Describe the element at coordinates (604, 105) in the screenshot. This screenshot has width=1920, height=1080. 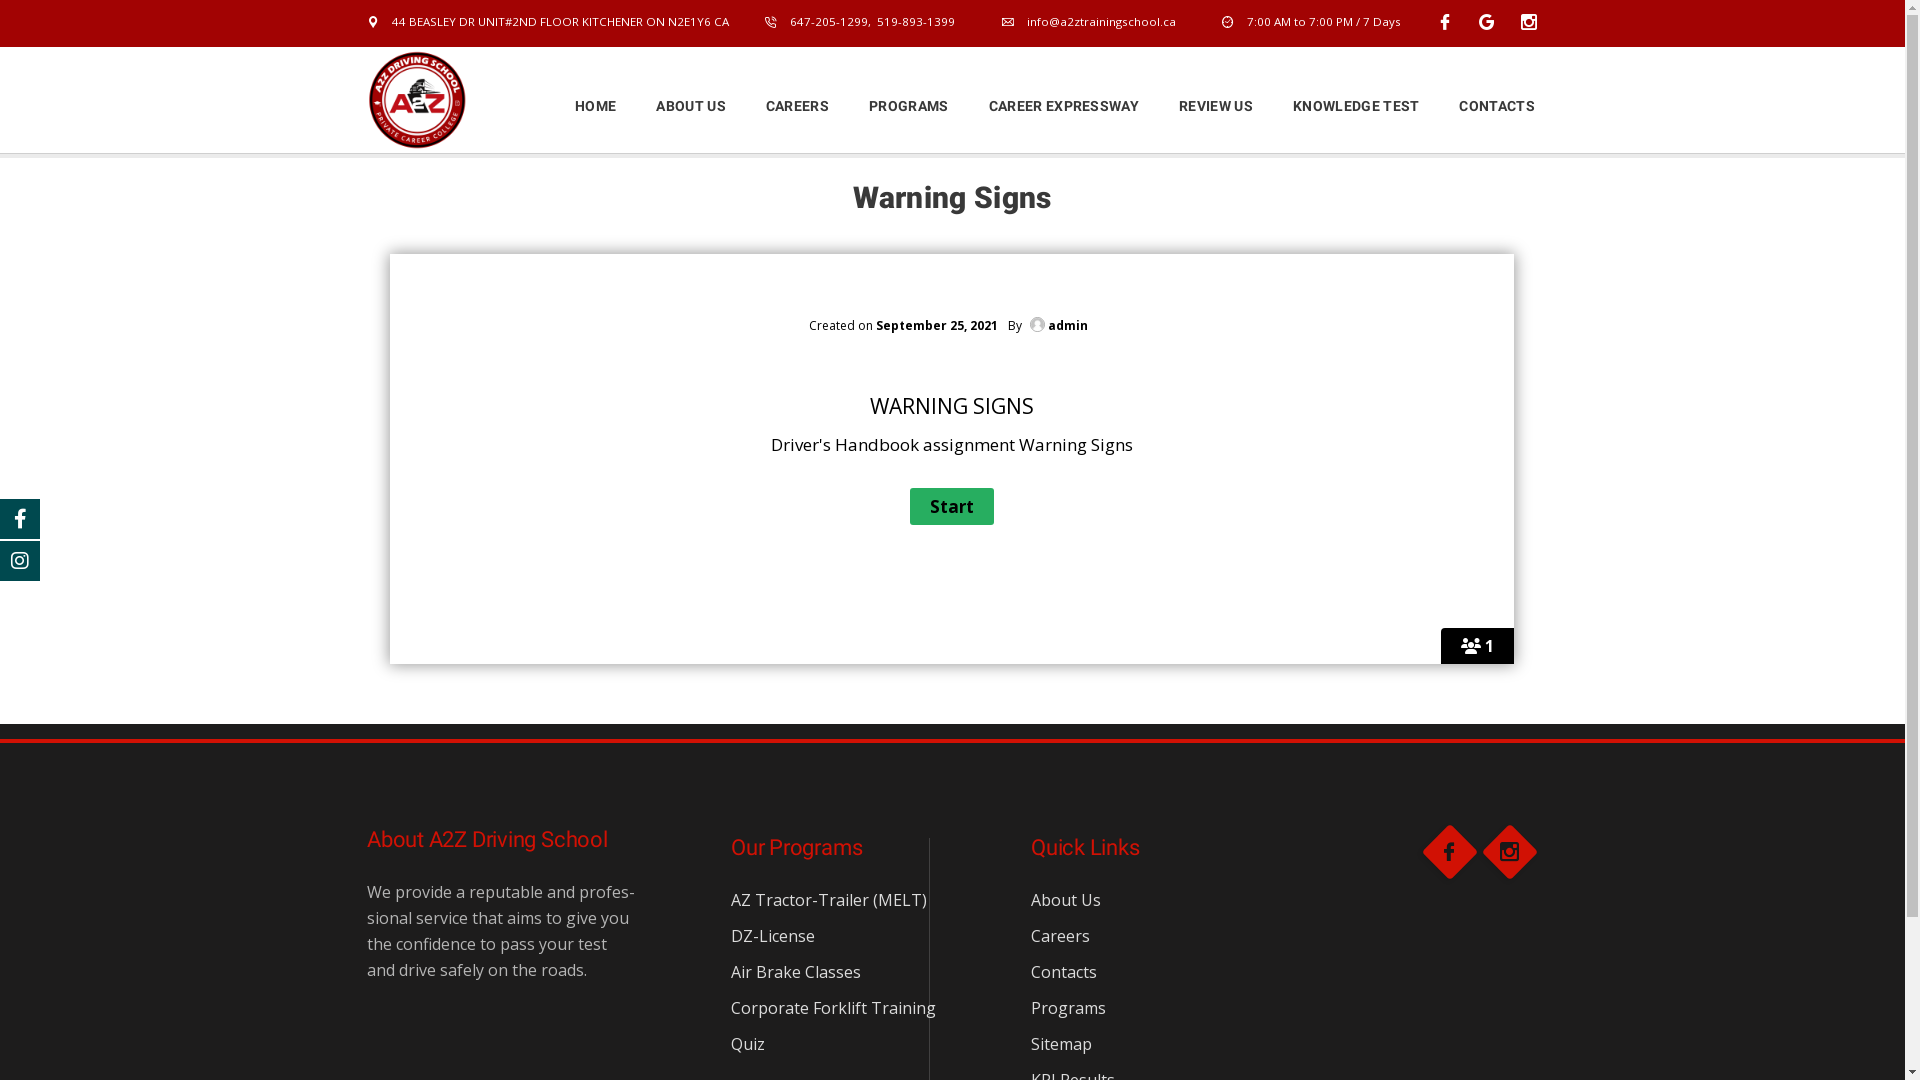
I see `'HOME'` at that location.